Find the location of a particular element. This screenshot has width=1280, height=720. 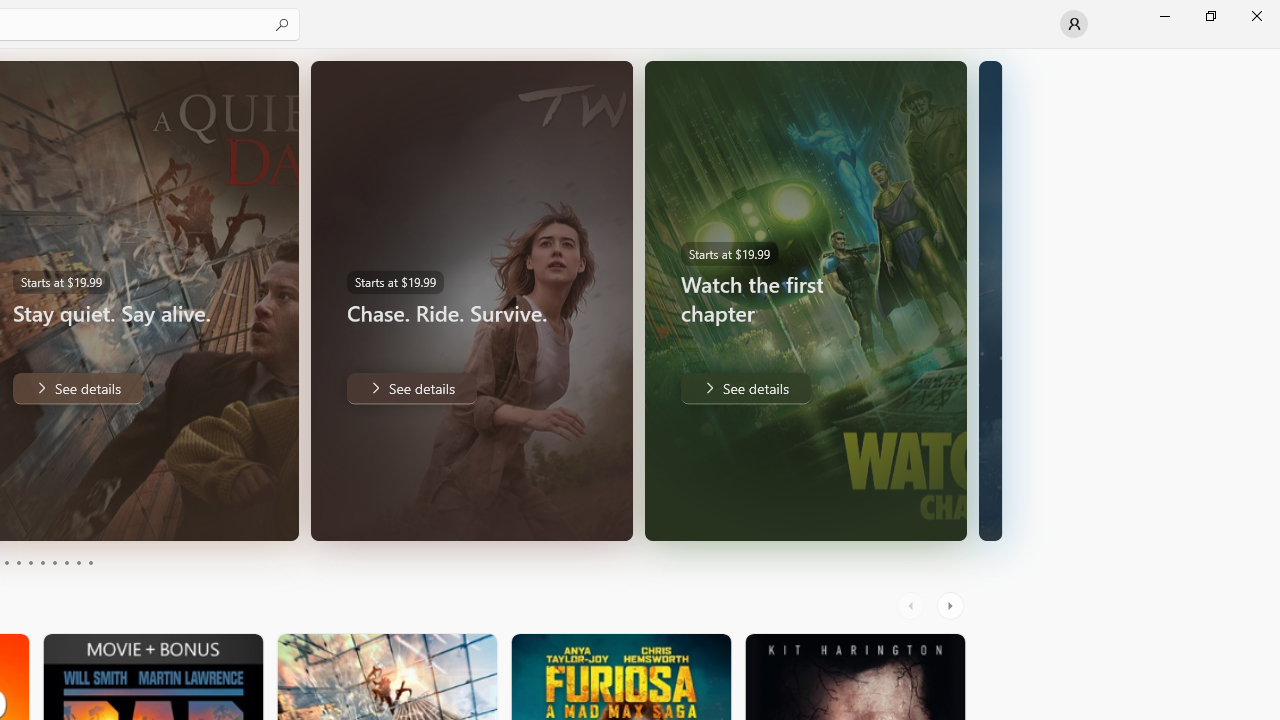

'Page 8' is located at coordinates (65, 563).